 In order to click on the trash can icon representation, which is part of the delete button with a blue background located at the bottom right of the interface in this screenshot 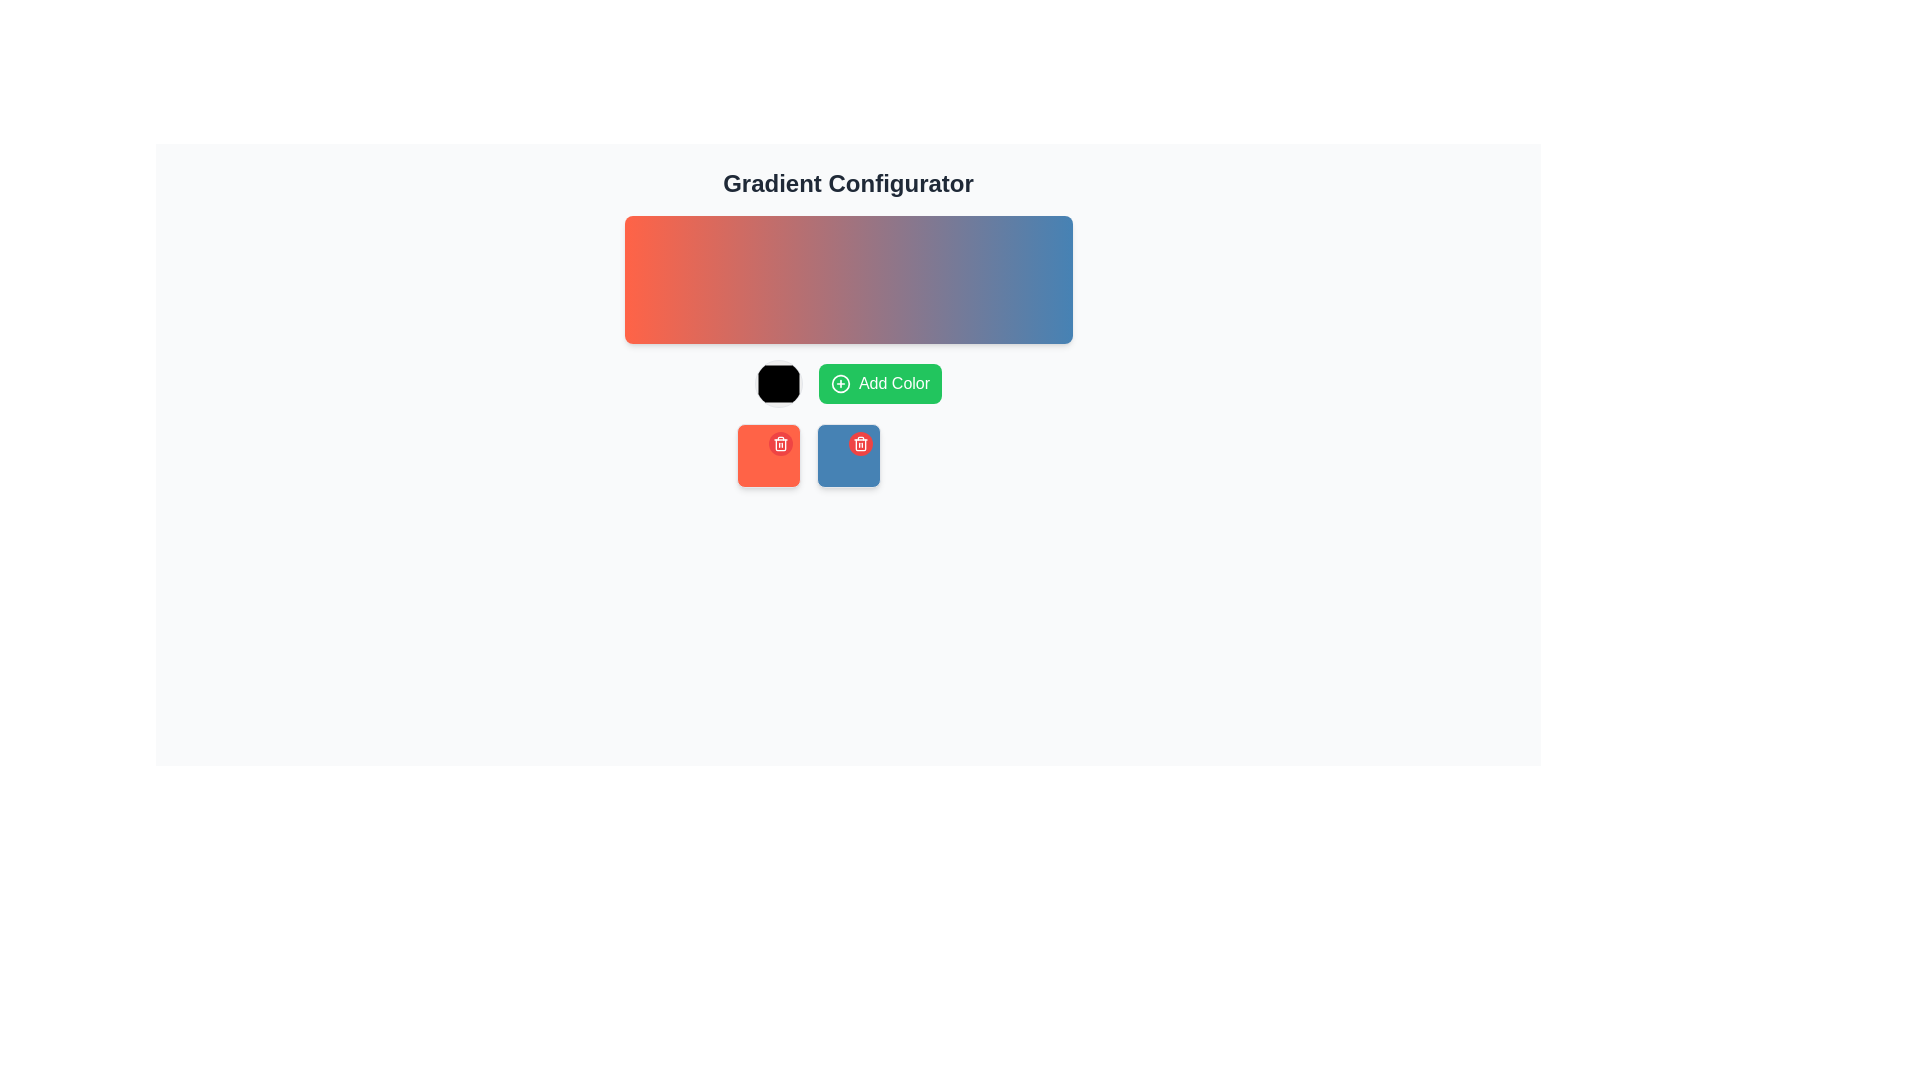, I will do `click(860, 444)`.